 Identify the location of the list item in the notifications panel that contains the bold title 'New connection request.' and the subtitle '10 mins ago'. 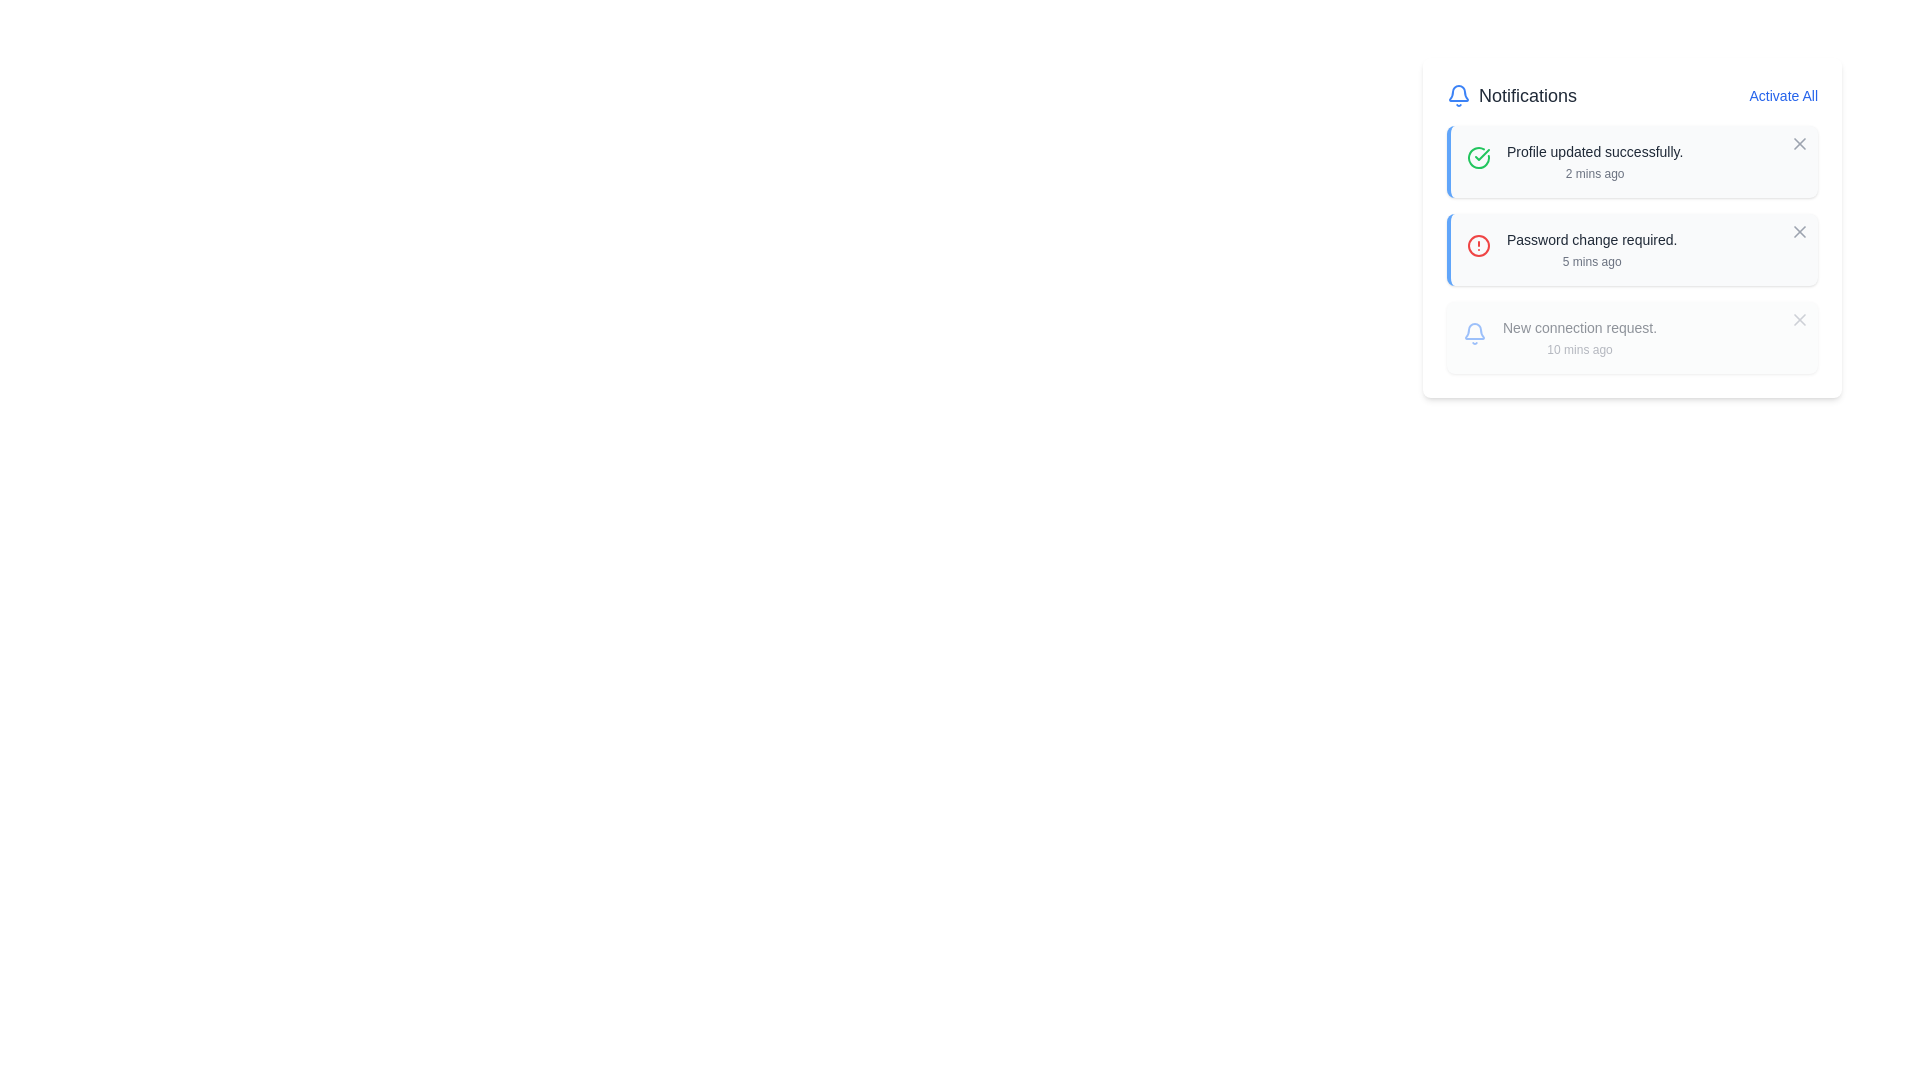
(1578, 337).